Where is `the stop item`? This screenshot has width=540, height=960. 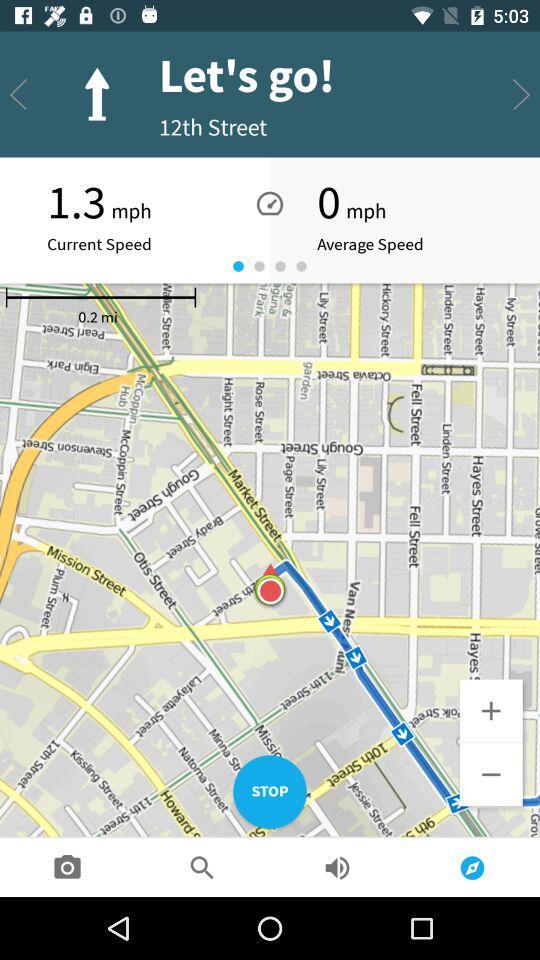 the stop item is located at coordinates (270, 792).